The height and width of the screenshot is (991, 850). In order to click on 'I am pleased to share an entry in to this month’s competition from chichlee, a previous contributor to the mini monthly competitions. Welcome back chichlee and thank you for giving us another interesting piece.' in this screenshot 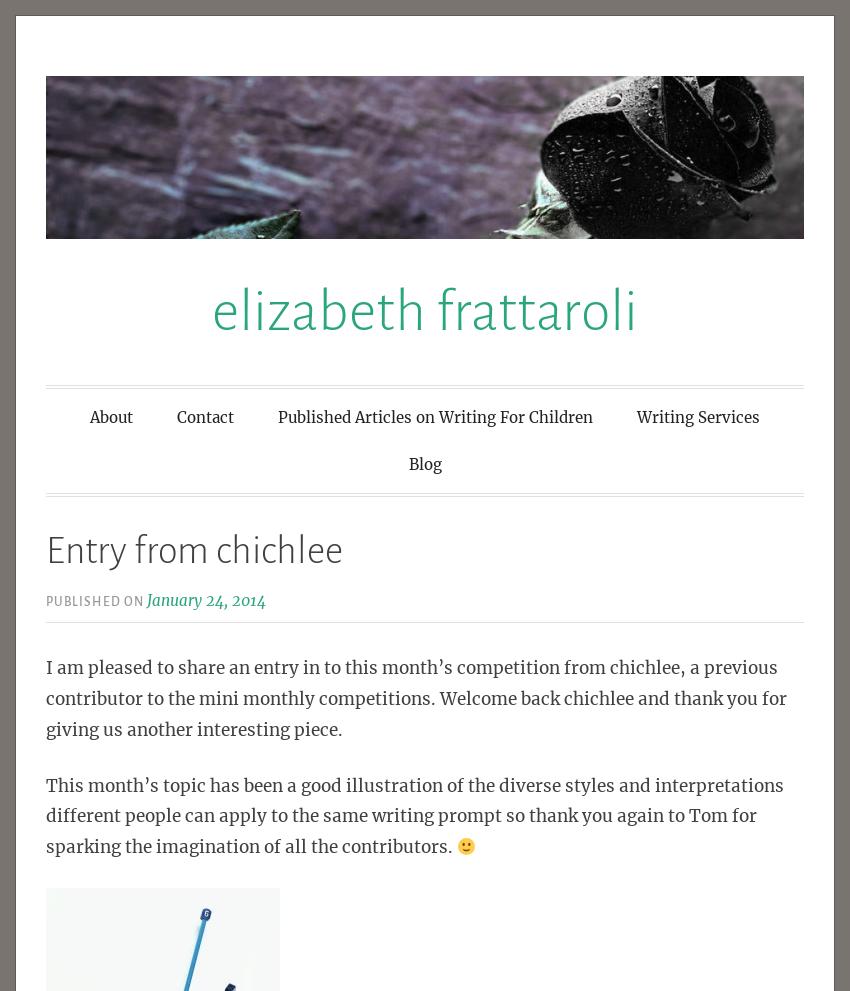, I will do `click(416, 698)`.